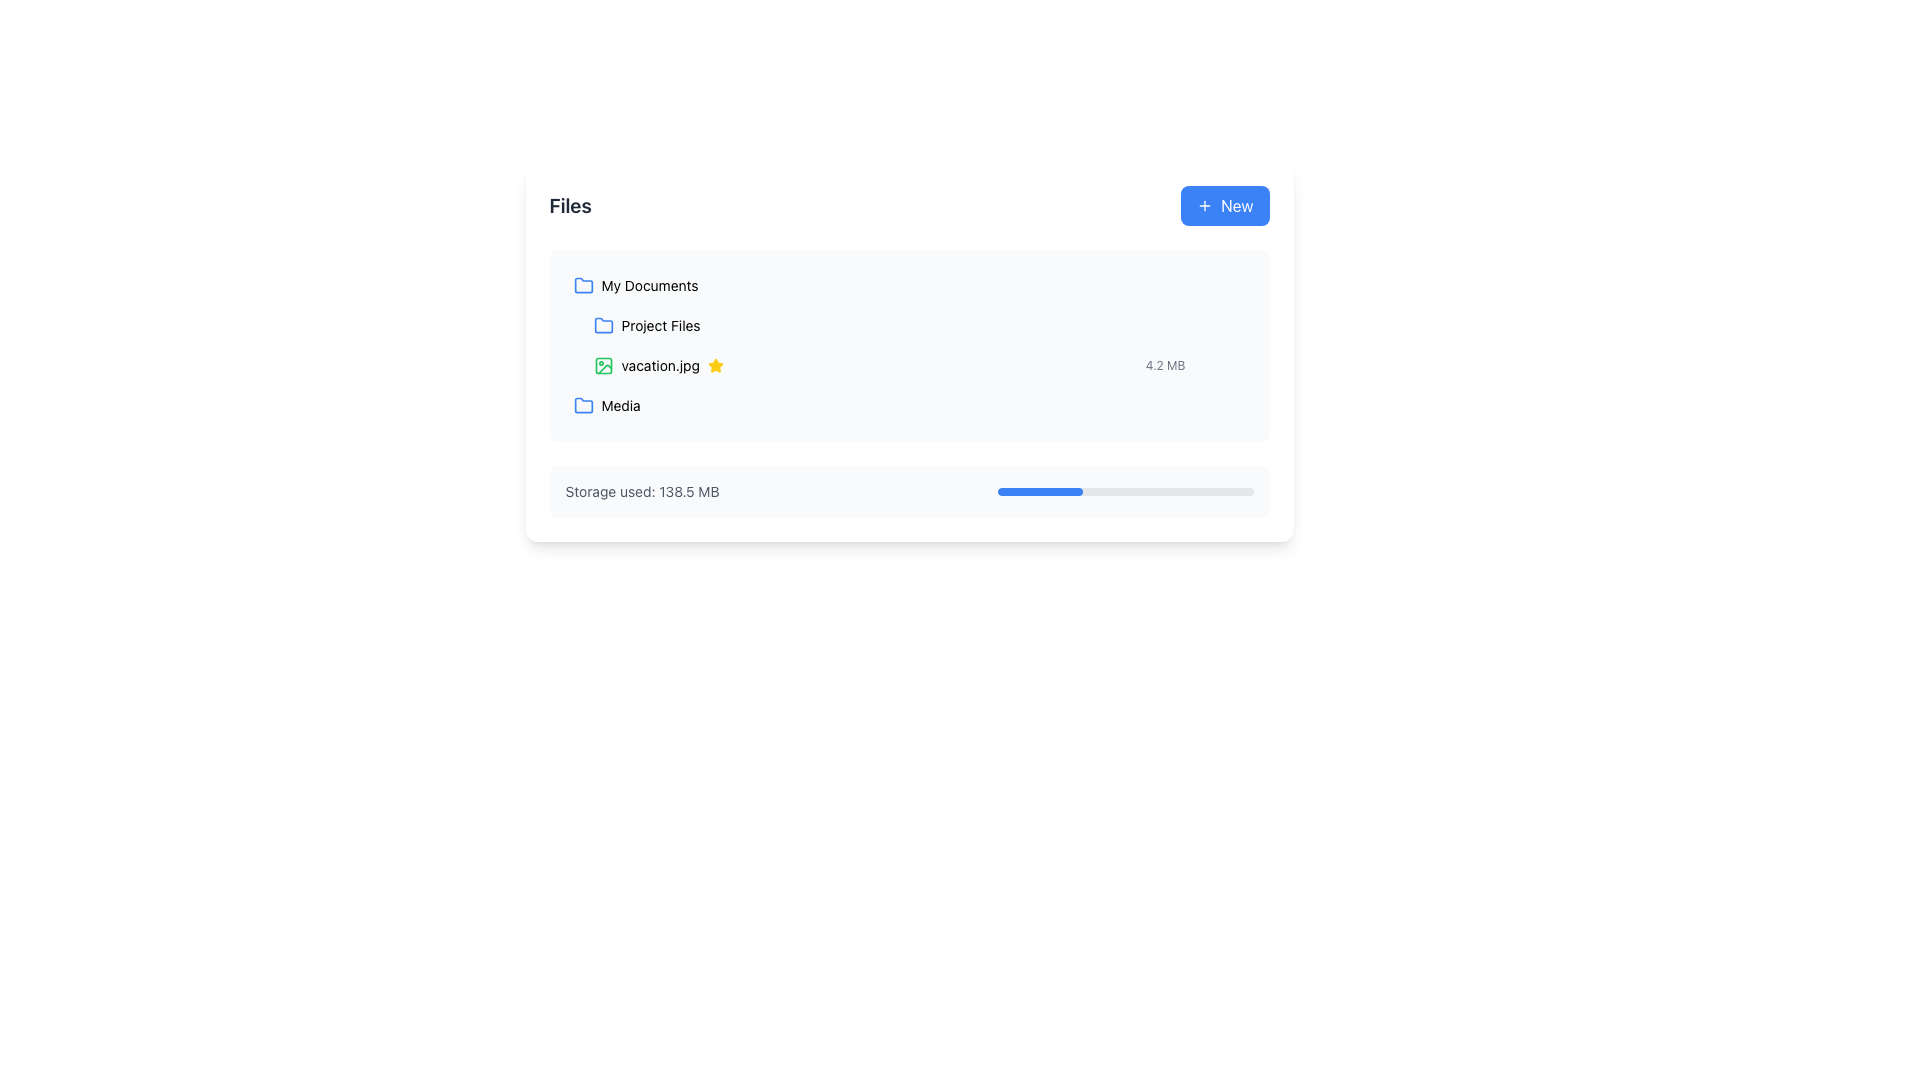 This screenshot has height=1080, width=1920. I want to click on the download button located to the right of the file name and size details for 'vacation.jpg', so click(1204, 285).